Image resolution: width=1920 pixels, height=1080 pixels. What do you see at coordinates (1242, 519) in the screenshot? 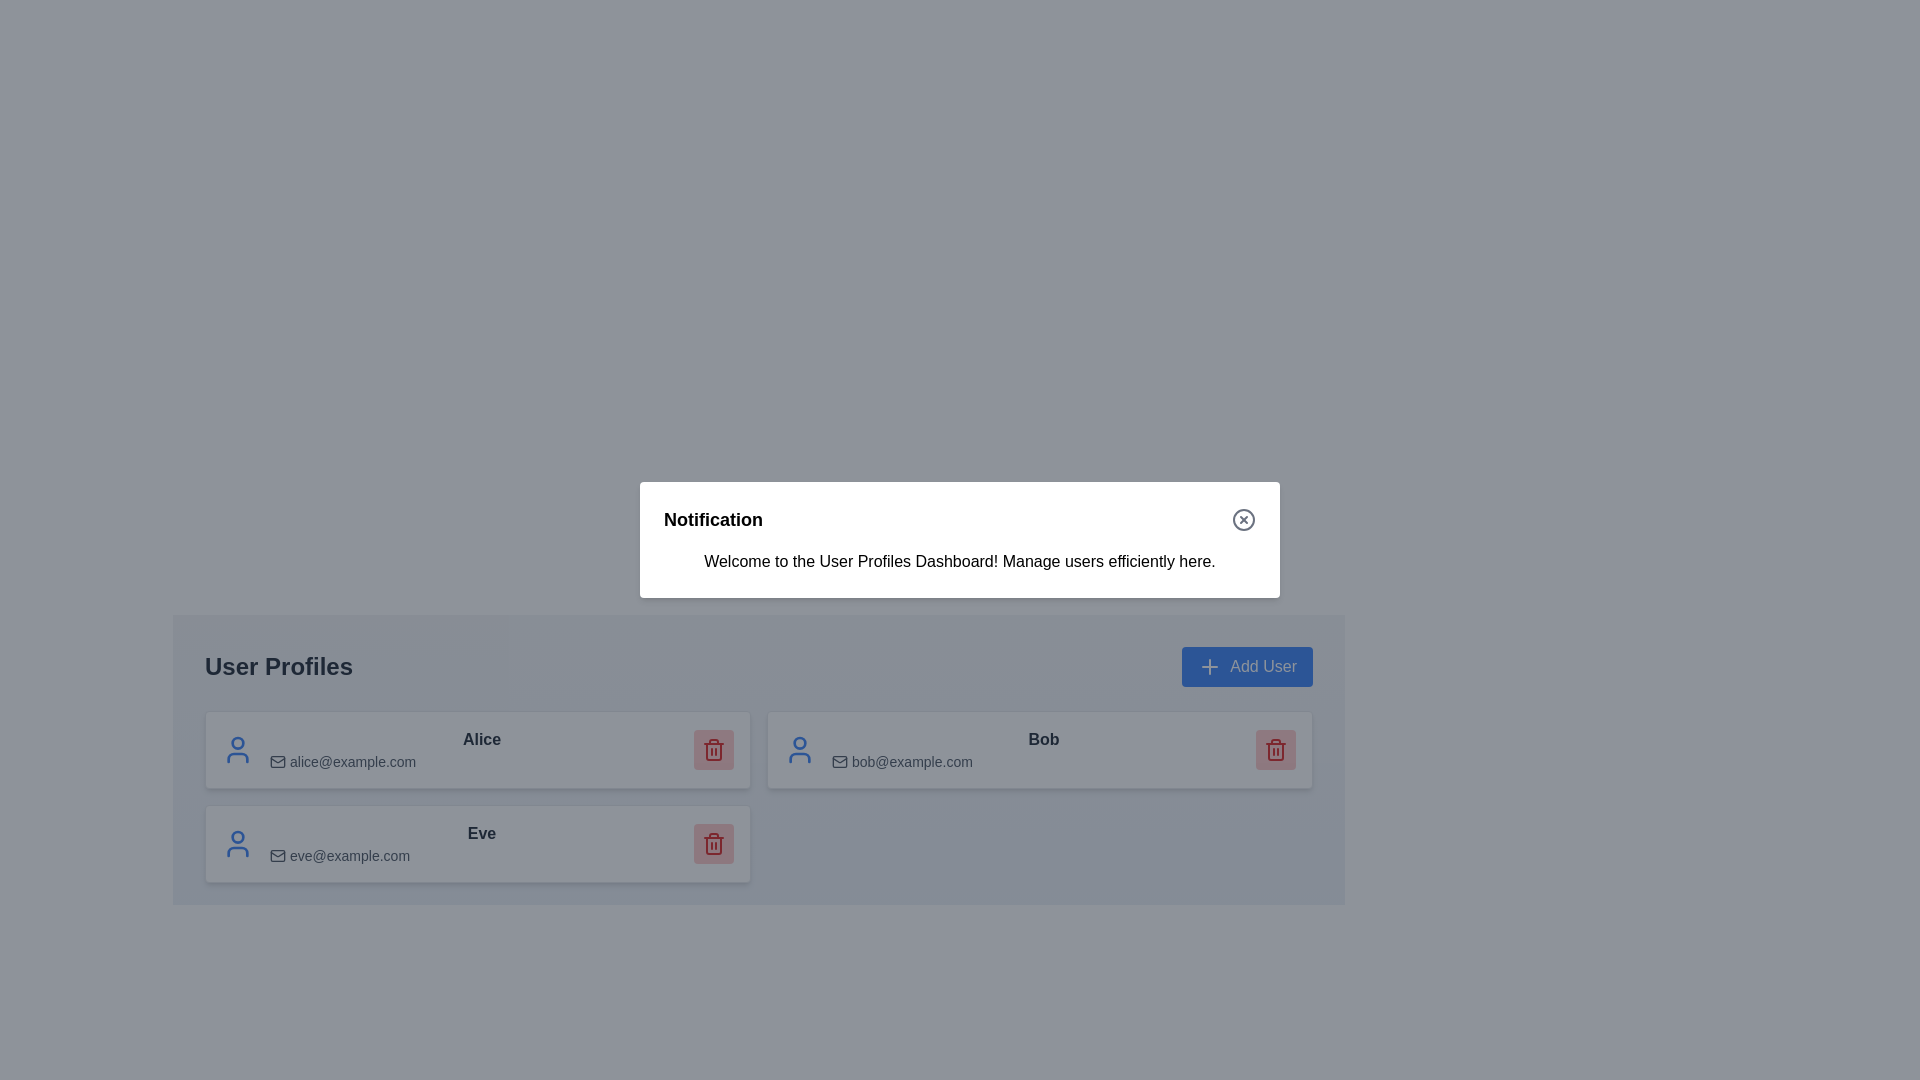
I see `the circular outline icon decoration in the top-right corner of the notification box, which features a cross pattern inside and is grayish in color` at bounding box center [1242, 519].